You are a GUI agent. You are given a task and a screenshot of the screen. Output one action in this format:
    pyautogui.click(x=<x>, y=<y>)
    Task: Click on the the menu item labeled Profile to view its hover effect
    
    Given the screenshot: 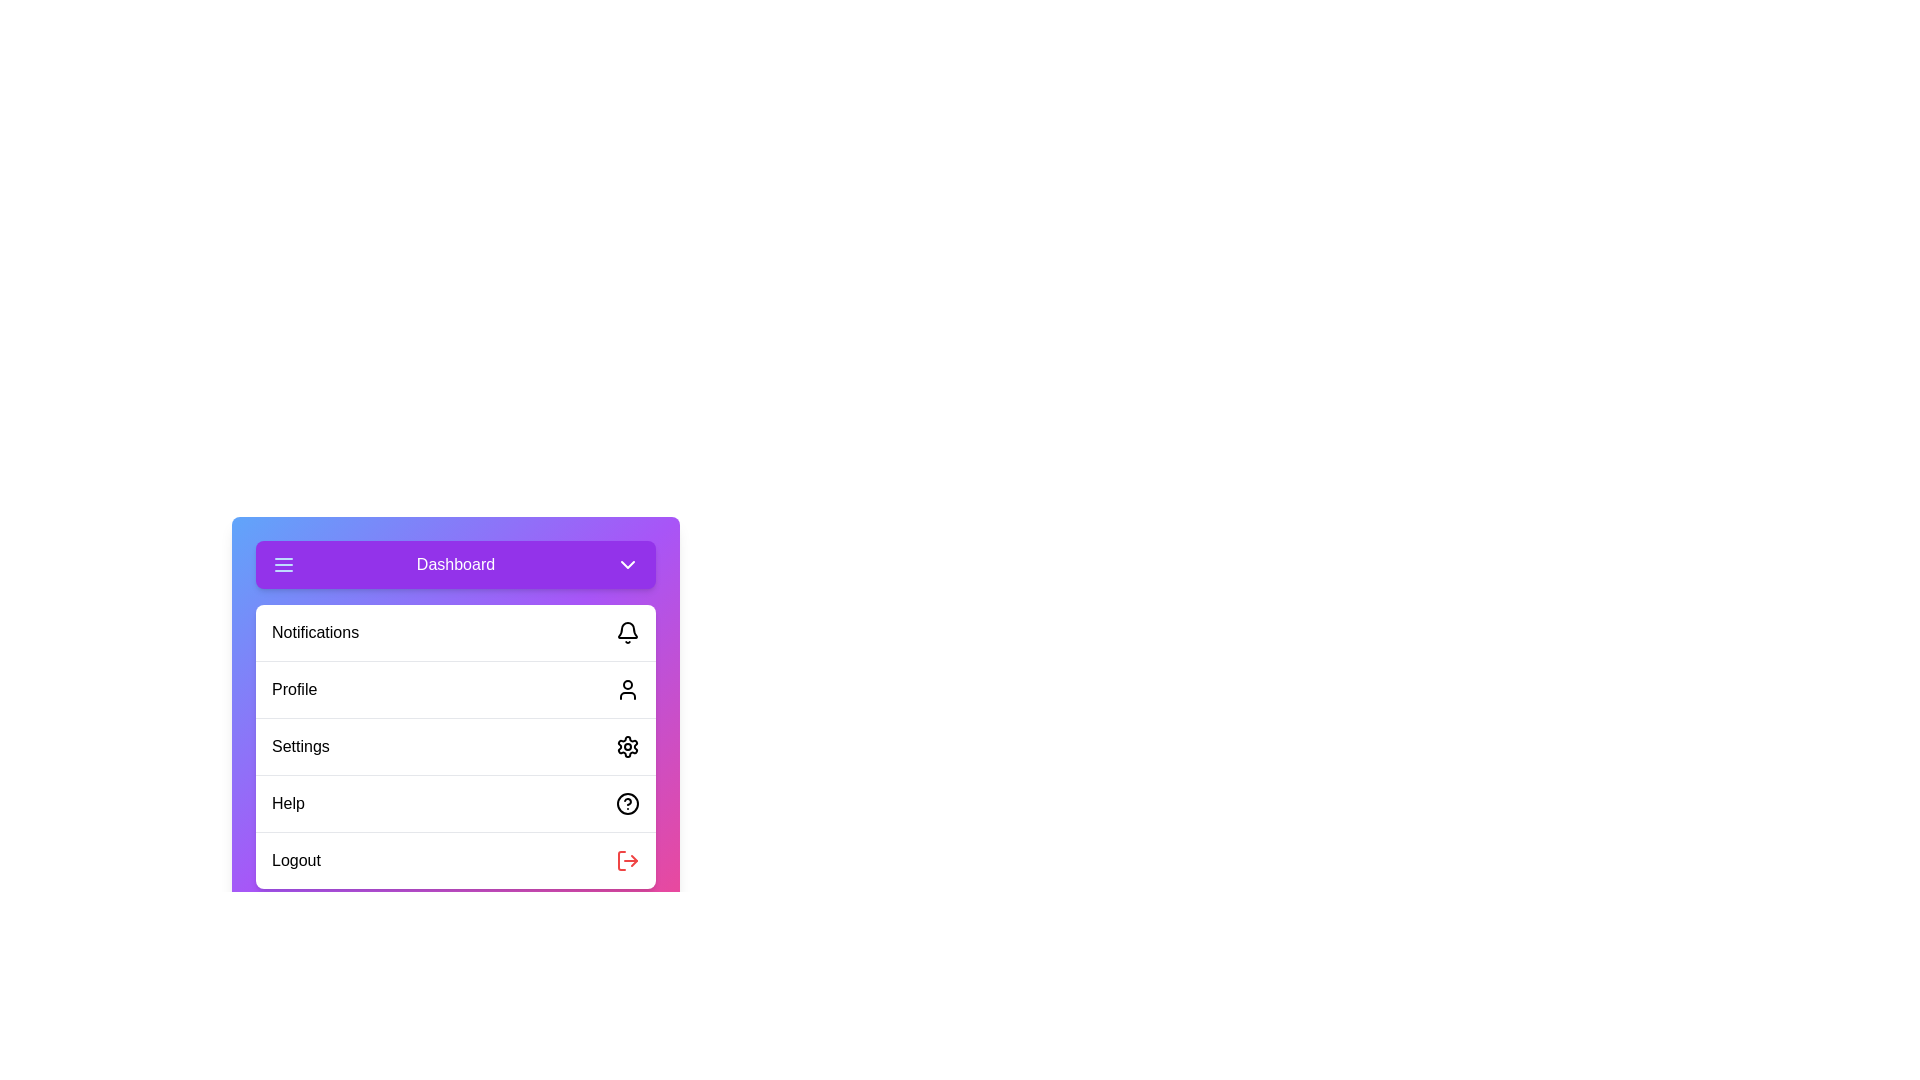 What is the action you would take?
    pyautogui.click(x=455, y=688)
    